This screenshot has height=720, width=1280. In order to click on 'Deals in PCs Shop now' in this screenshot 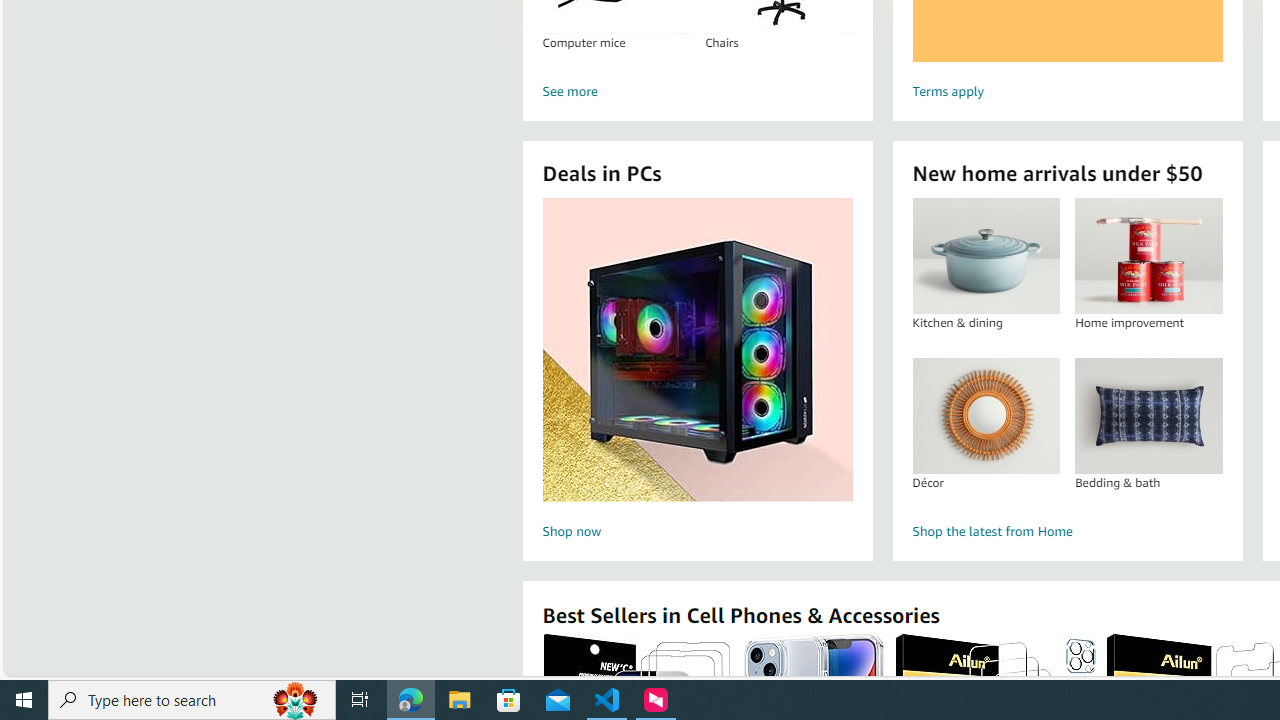, I will do `click(697, 371)`.